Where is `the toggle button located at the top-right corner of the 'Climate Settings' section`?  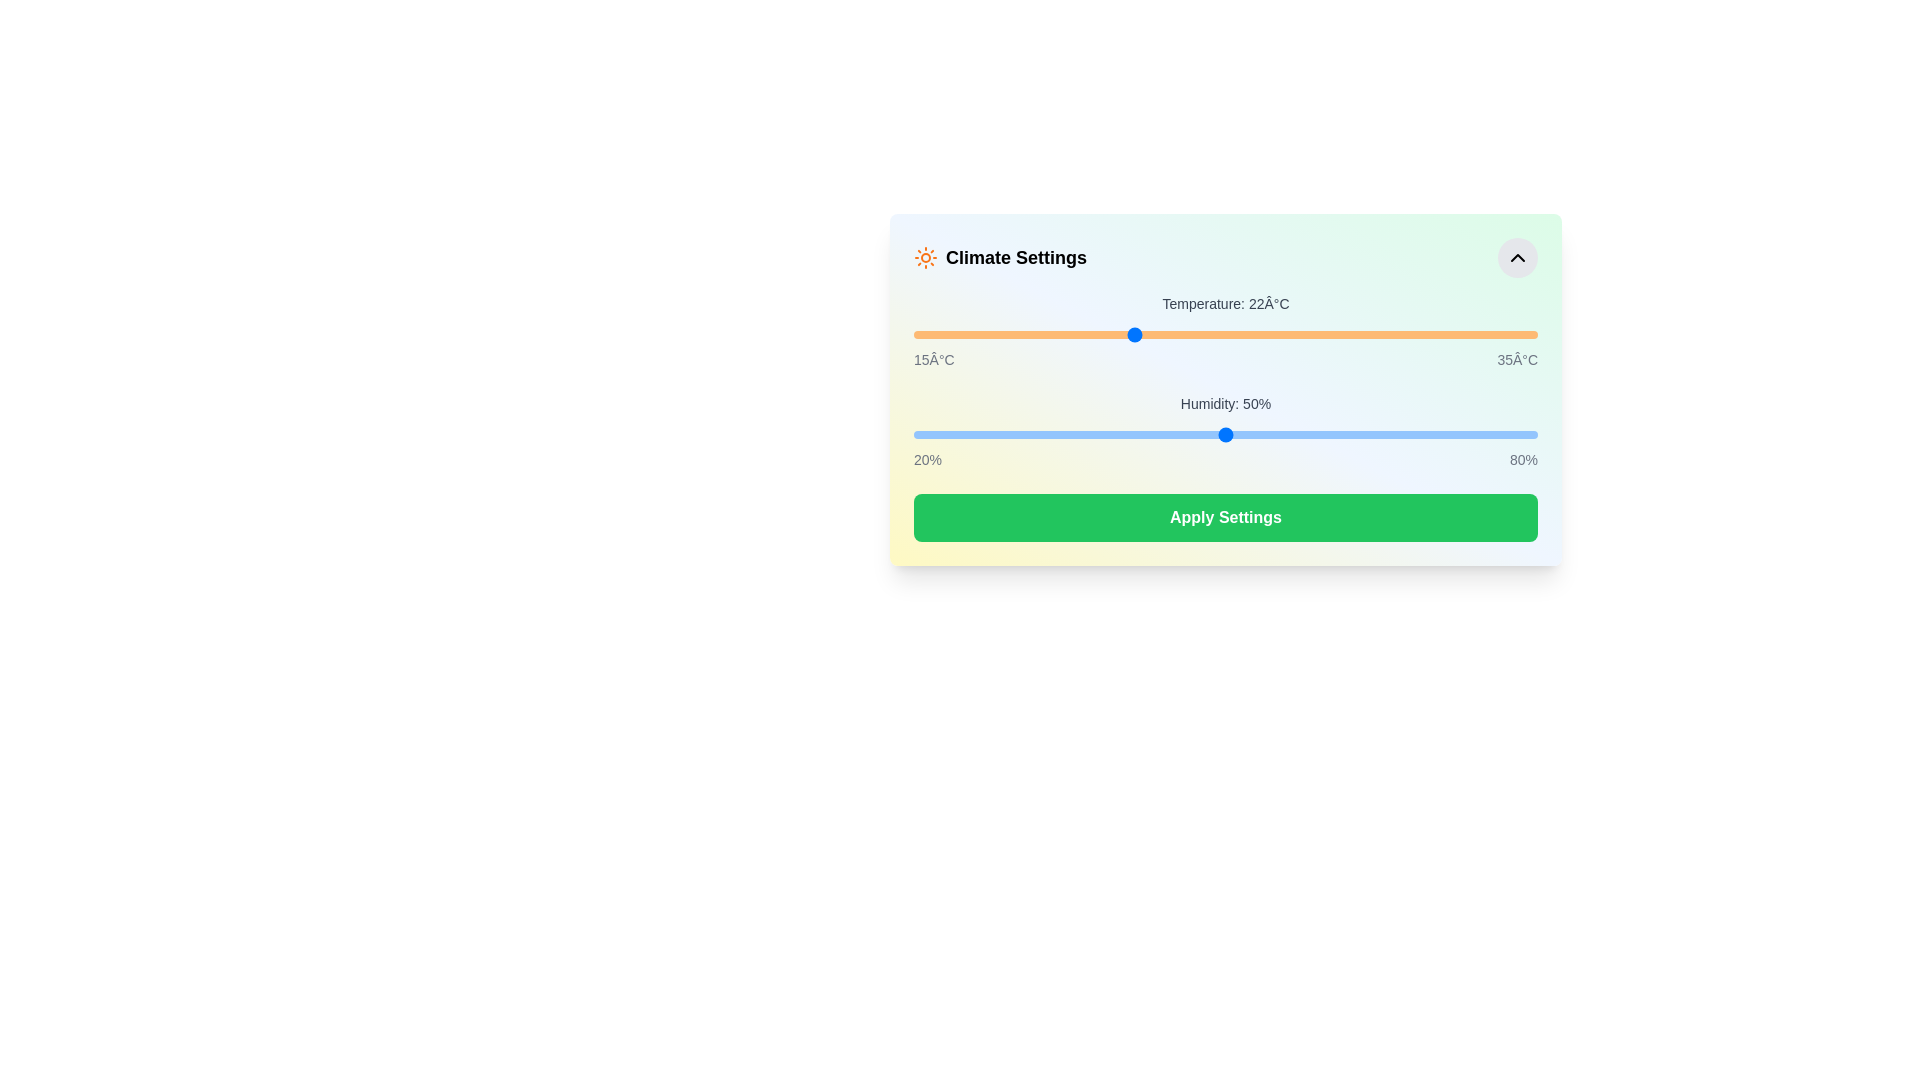 the toggle button located at the top-right corner of the 'Climate Settings' section is located at coordinates (1517, 257).